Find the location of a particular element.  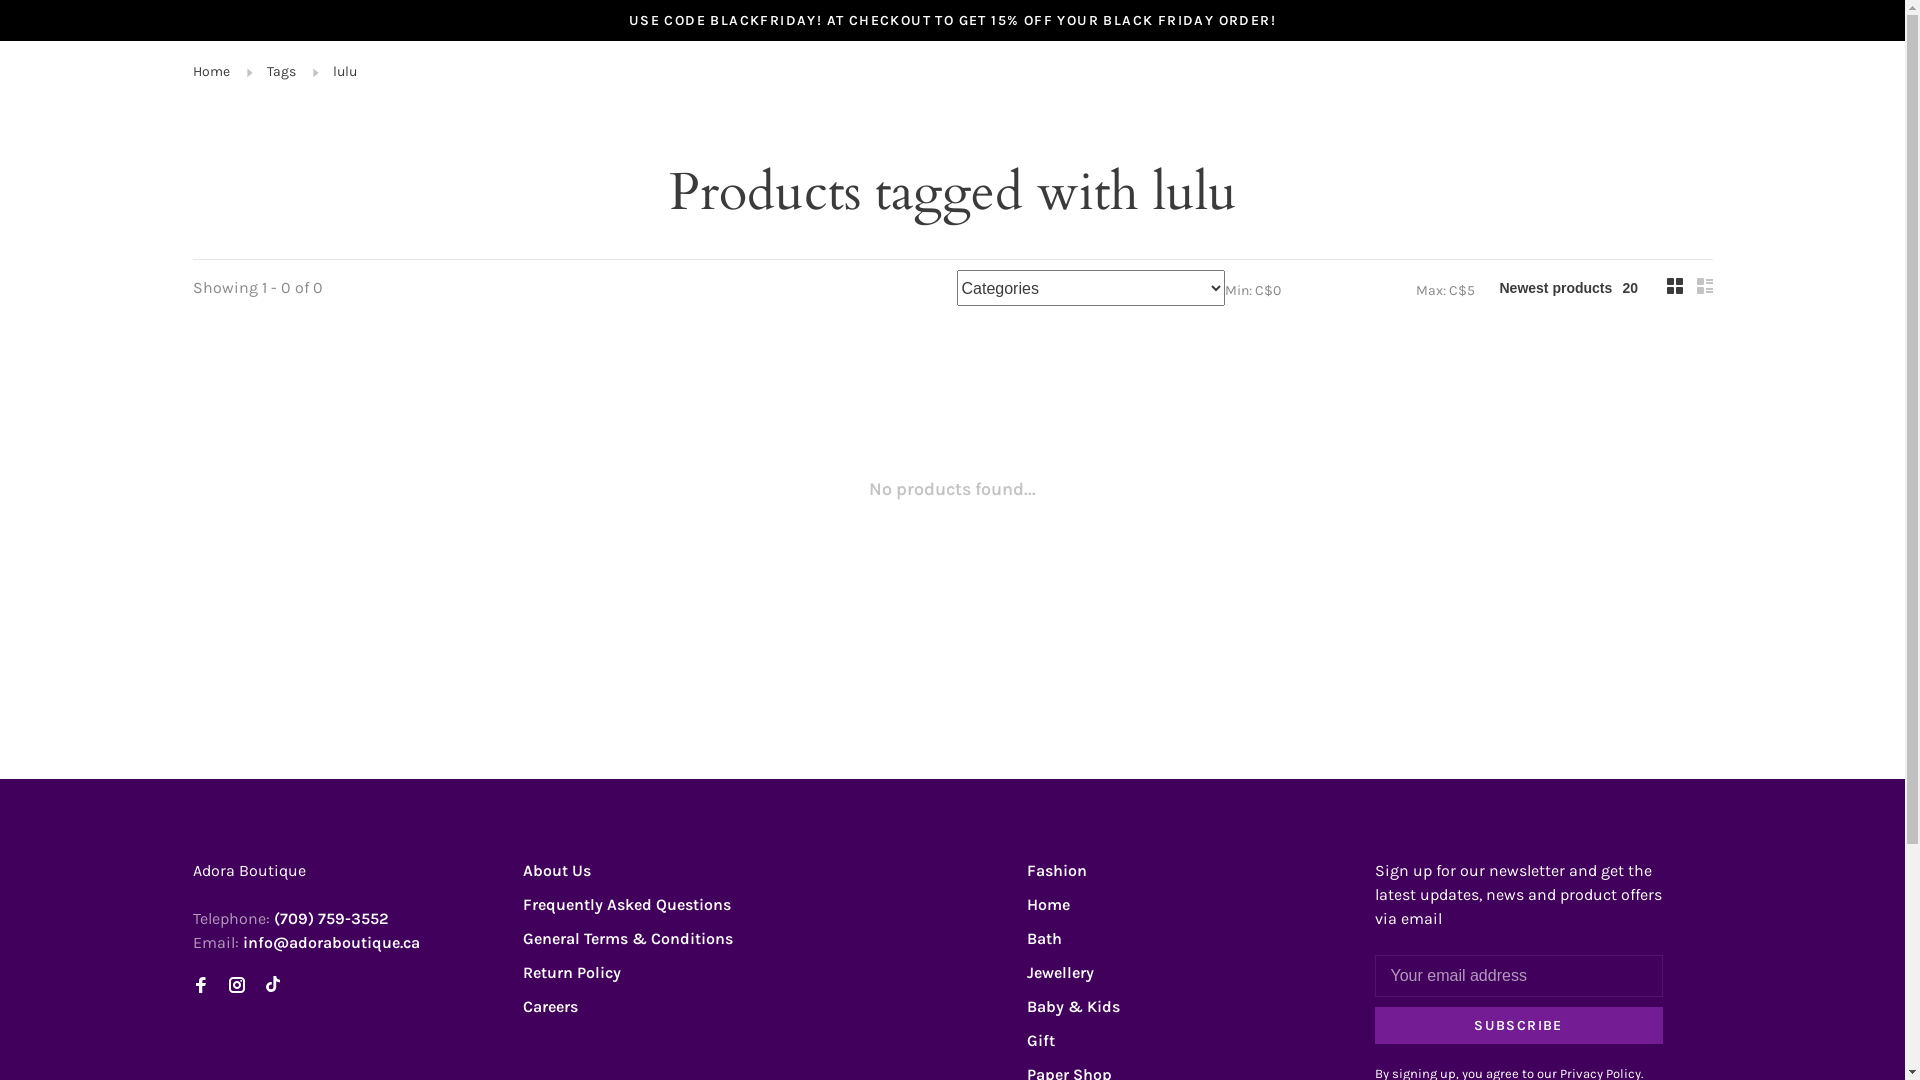

'Fashion' is located at coordinates (1055, 869).